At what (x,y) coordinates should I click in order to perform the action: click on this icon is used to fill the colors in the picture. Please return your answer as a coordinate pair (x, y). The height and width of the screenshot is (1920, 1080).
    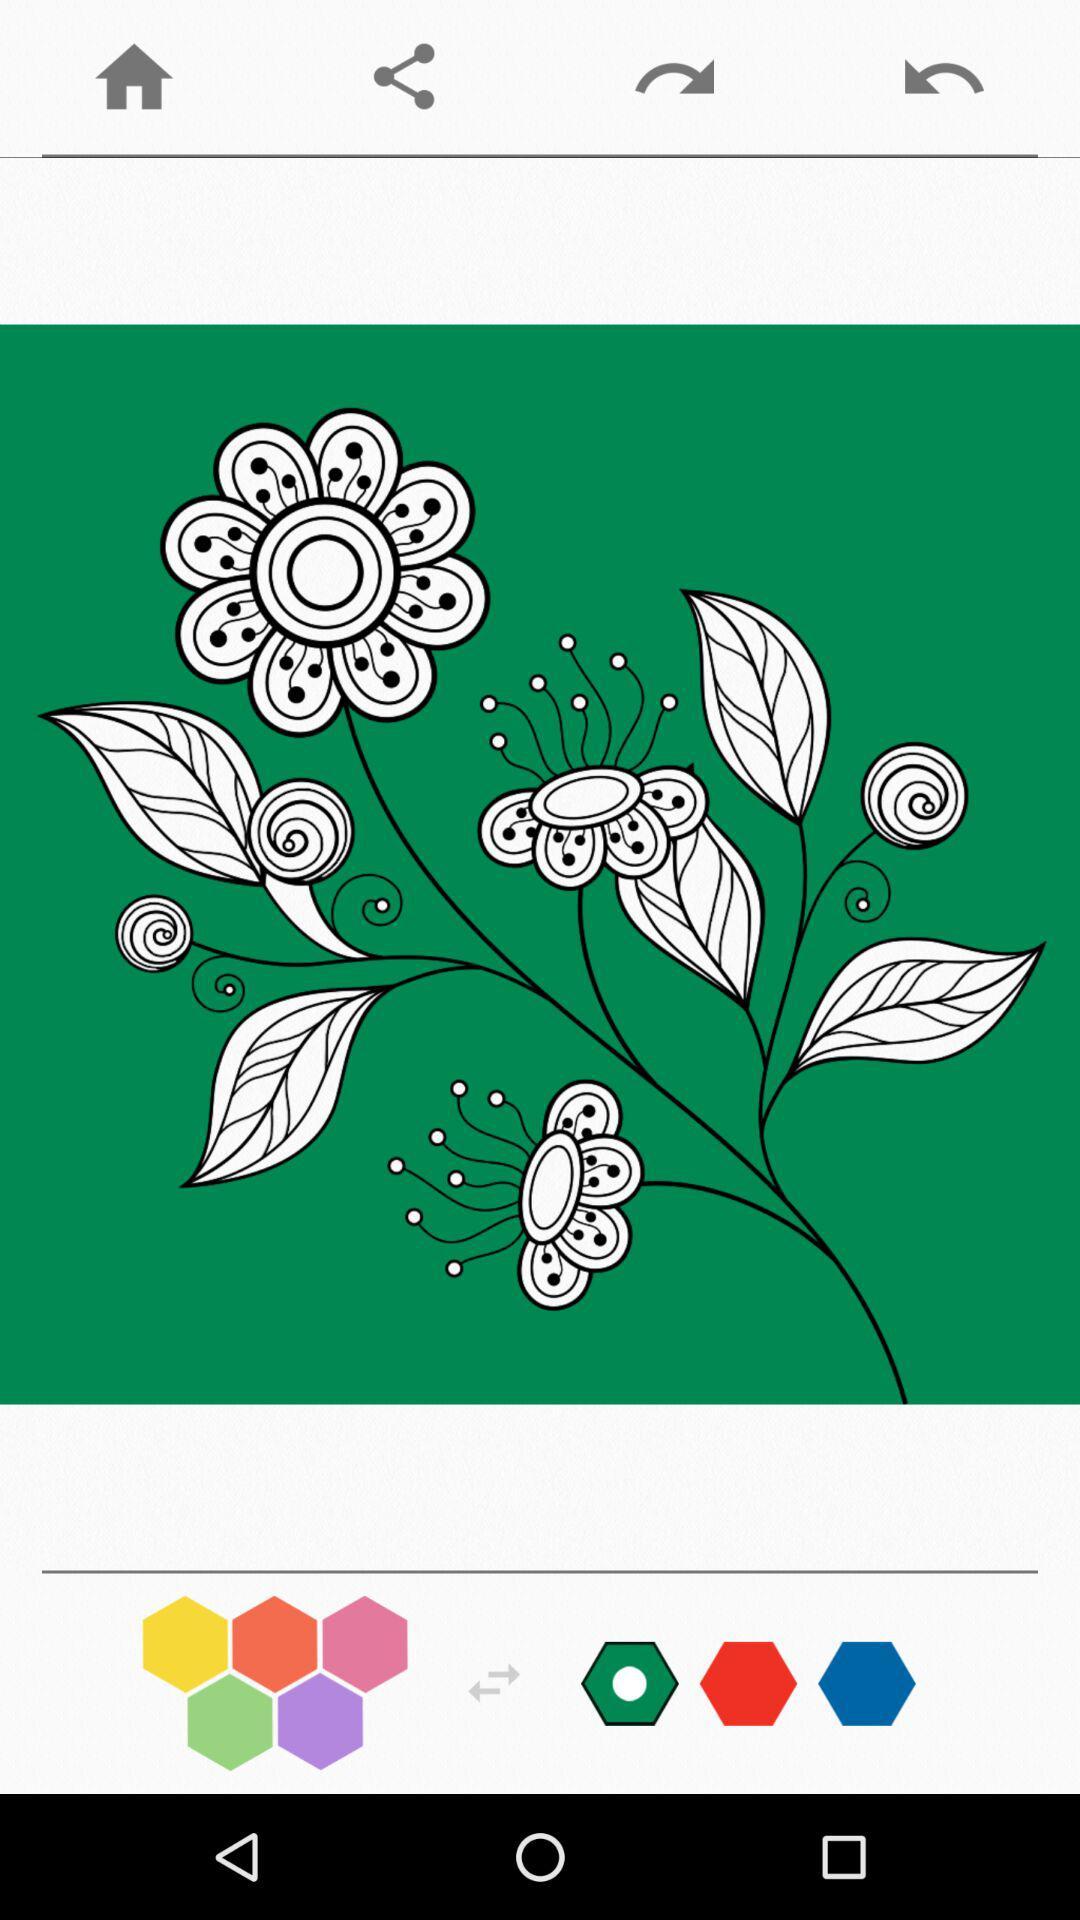
    Looking at the image, I should click on (275, 1682).